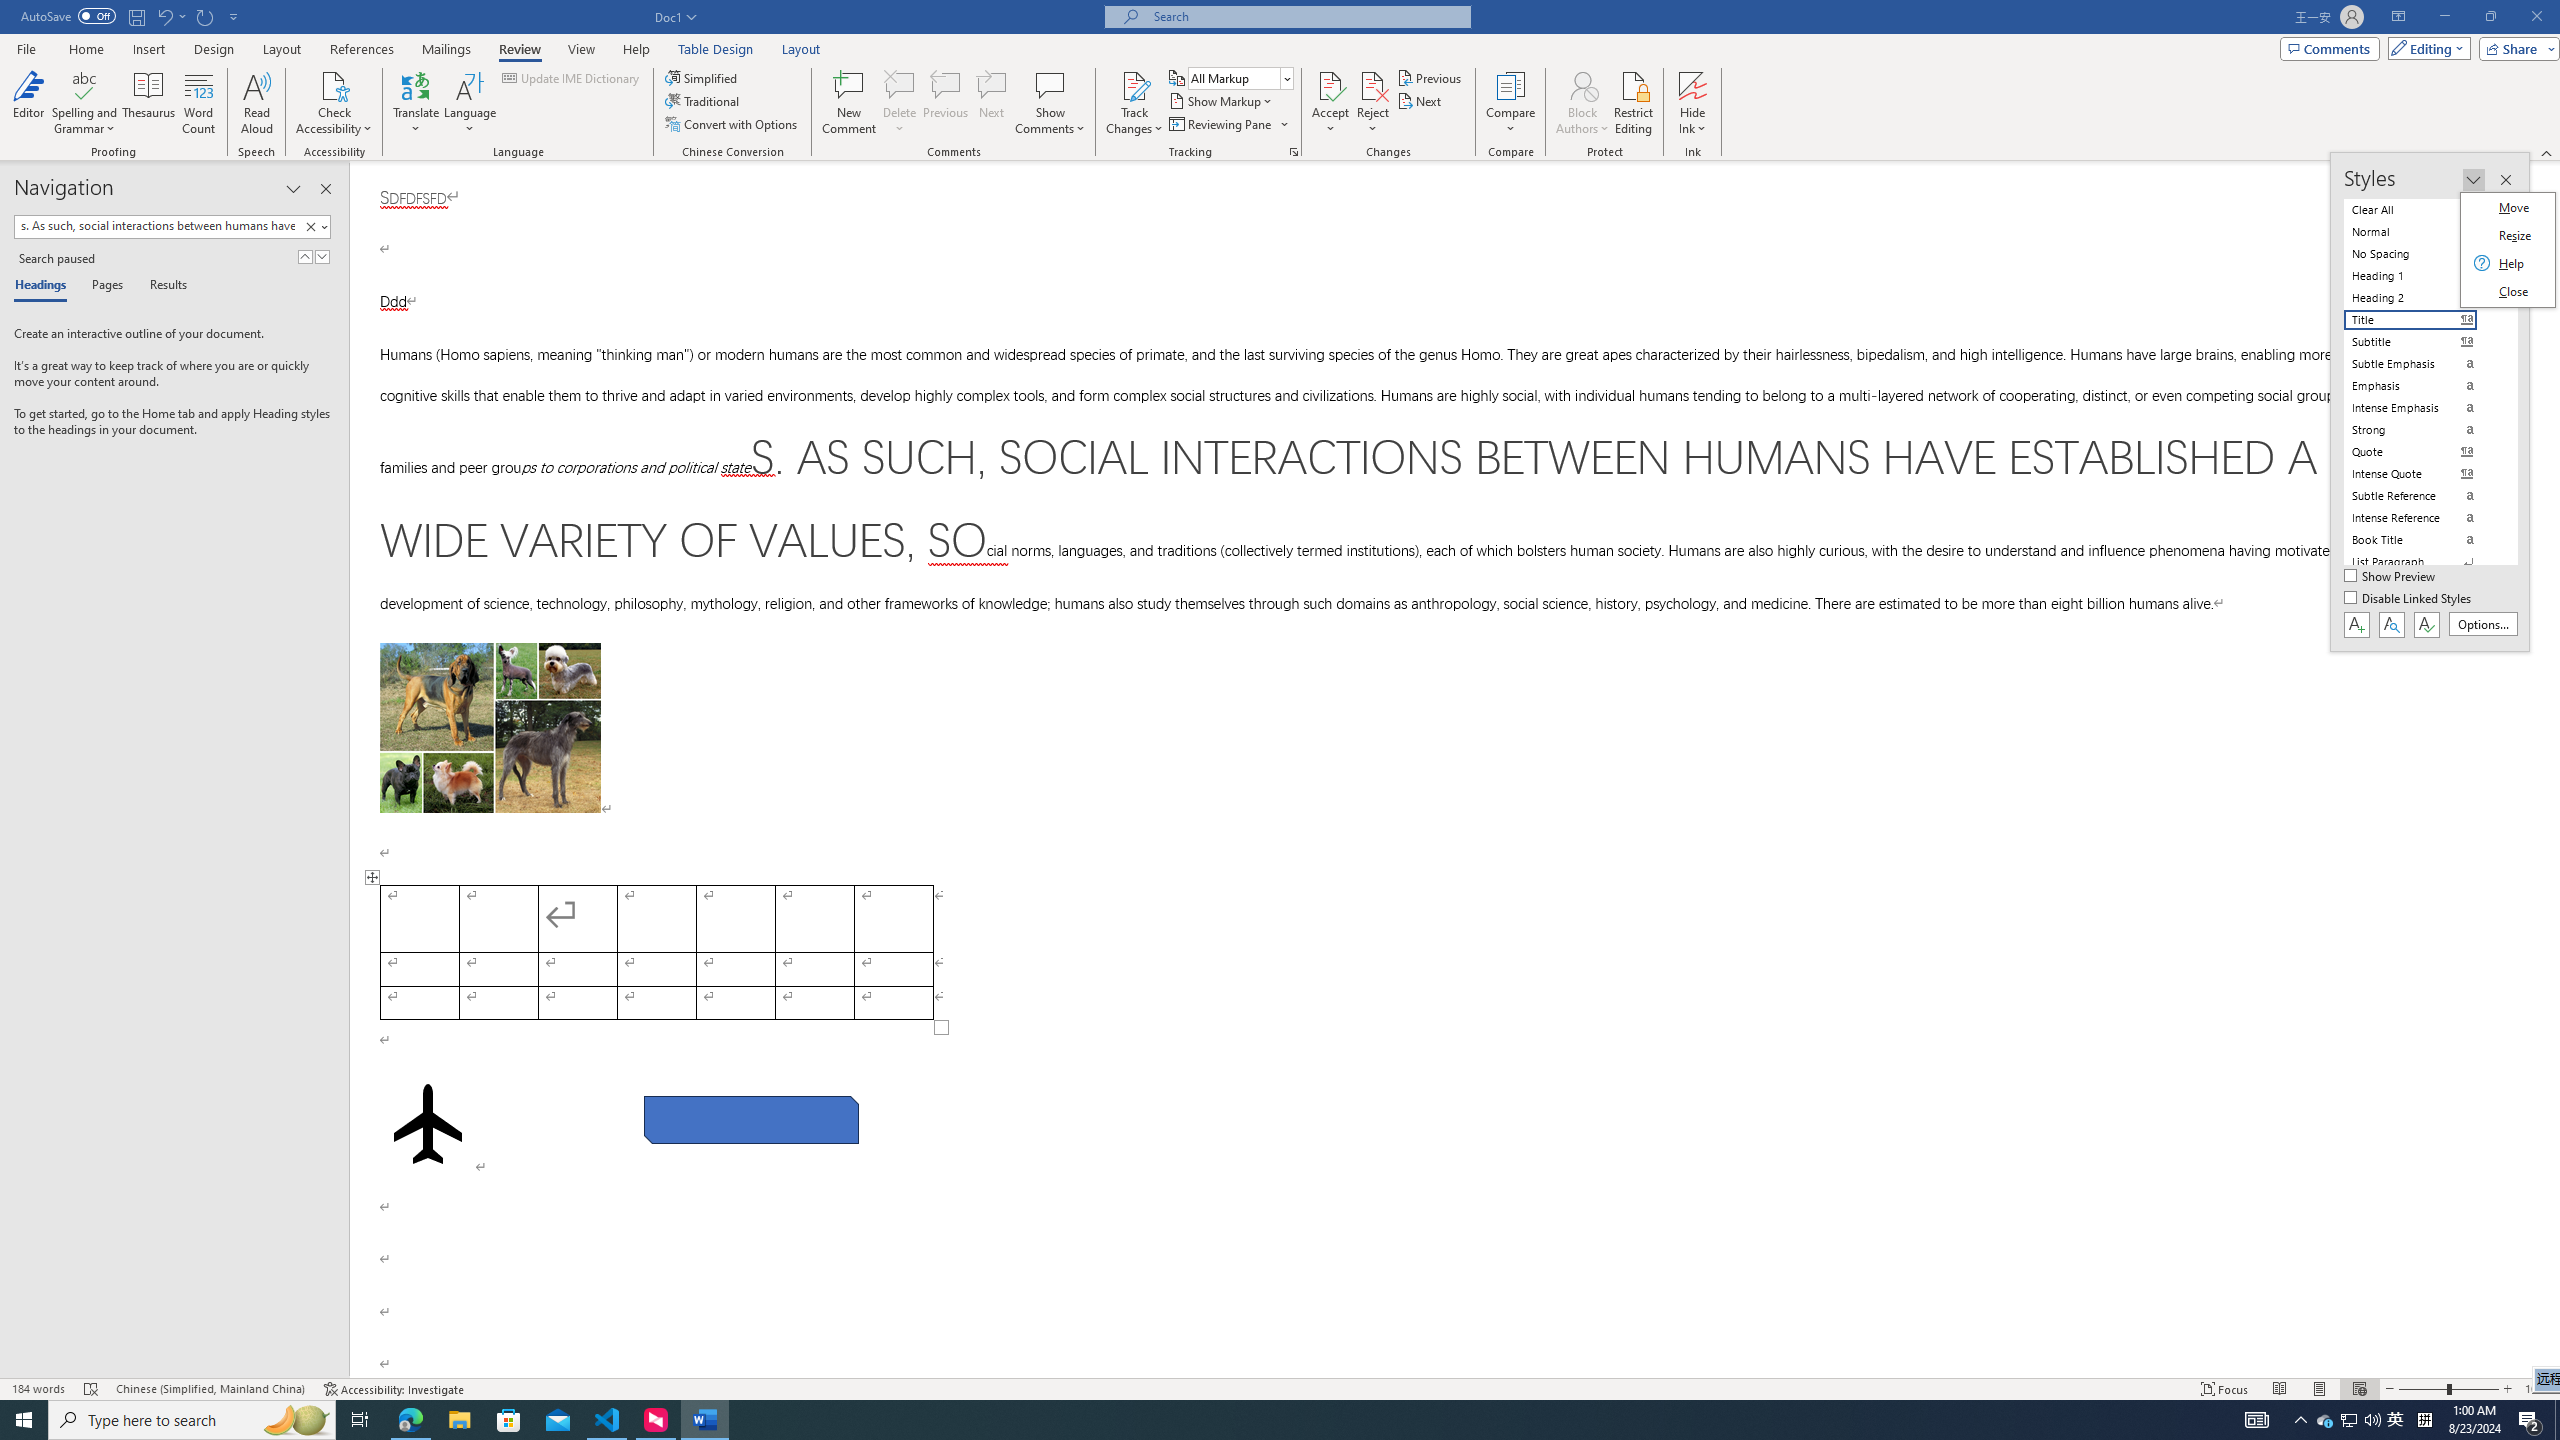 This screenshot has width=2560, height=1440. What do you see at coordinates (2422, 540) in the screenshot?
I see `'Book Title'` at bounding box center [2422, 540].